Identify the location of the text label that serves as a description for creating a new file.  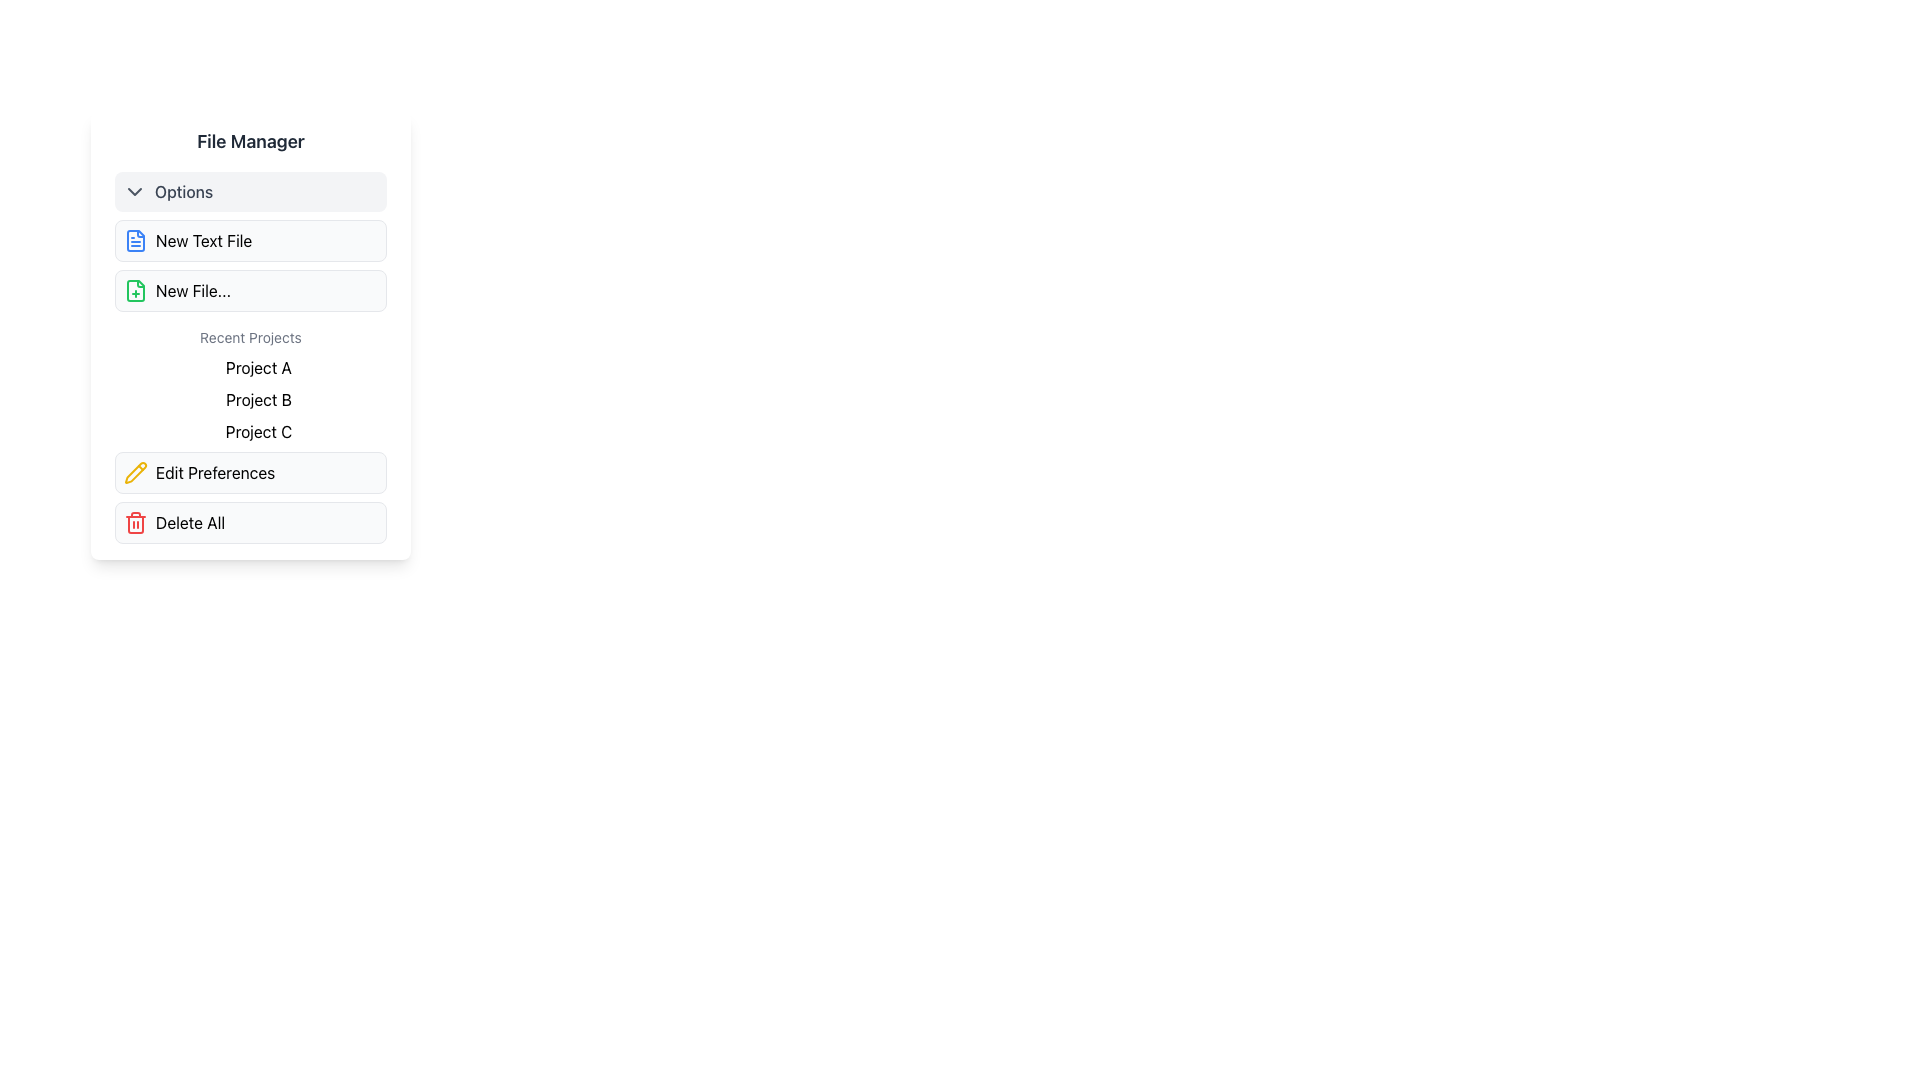
(193, 290).